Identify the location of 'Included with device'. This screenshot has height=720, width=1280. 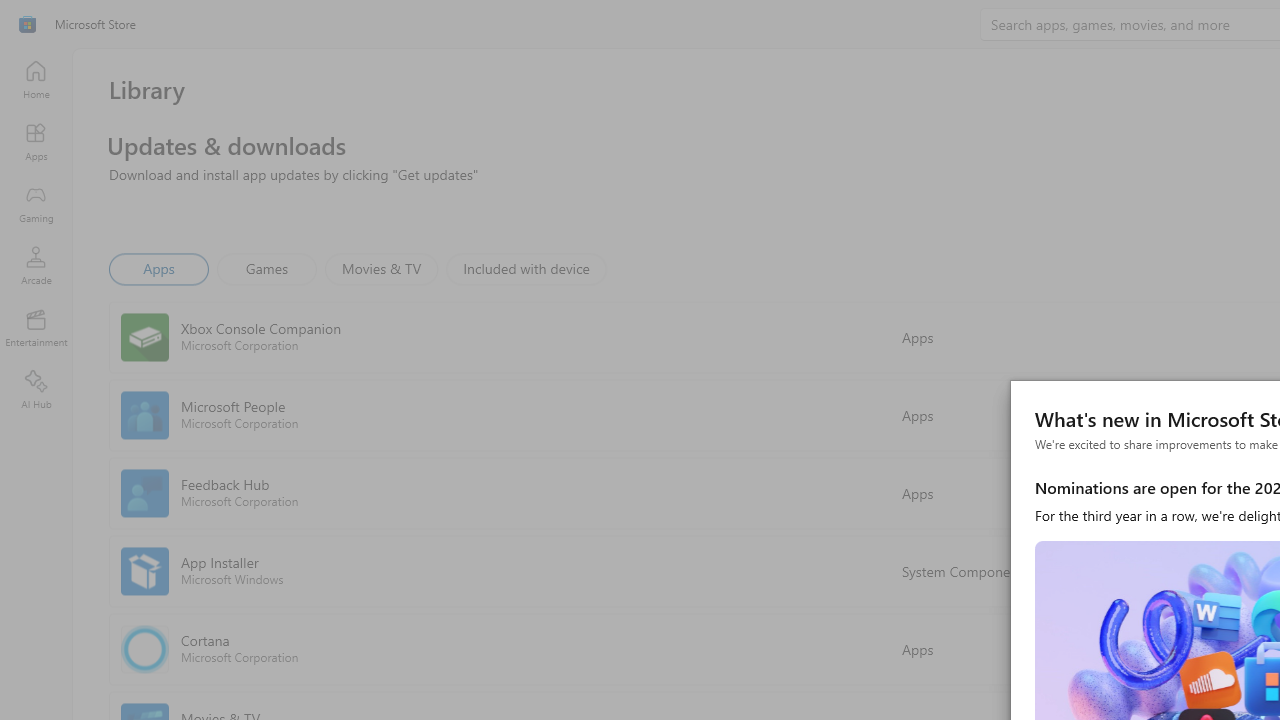
(525, 267).